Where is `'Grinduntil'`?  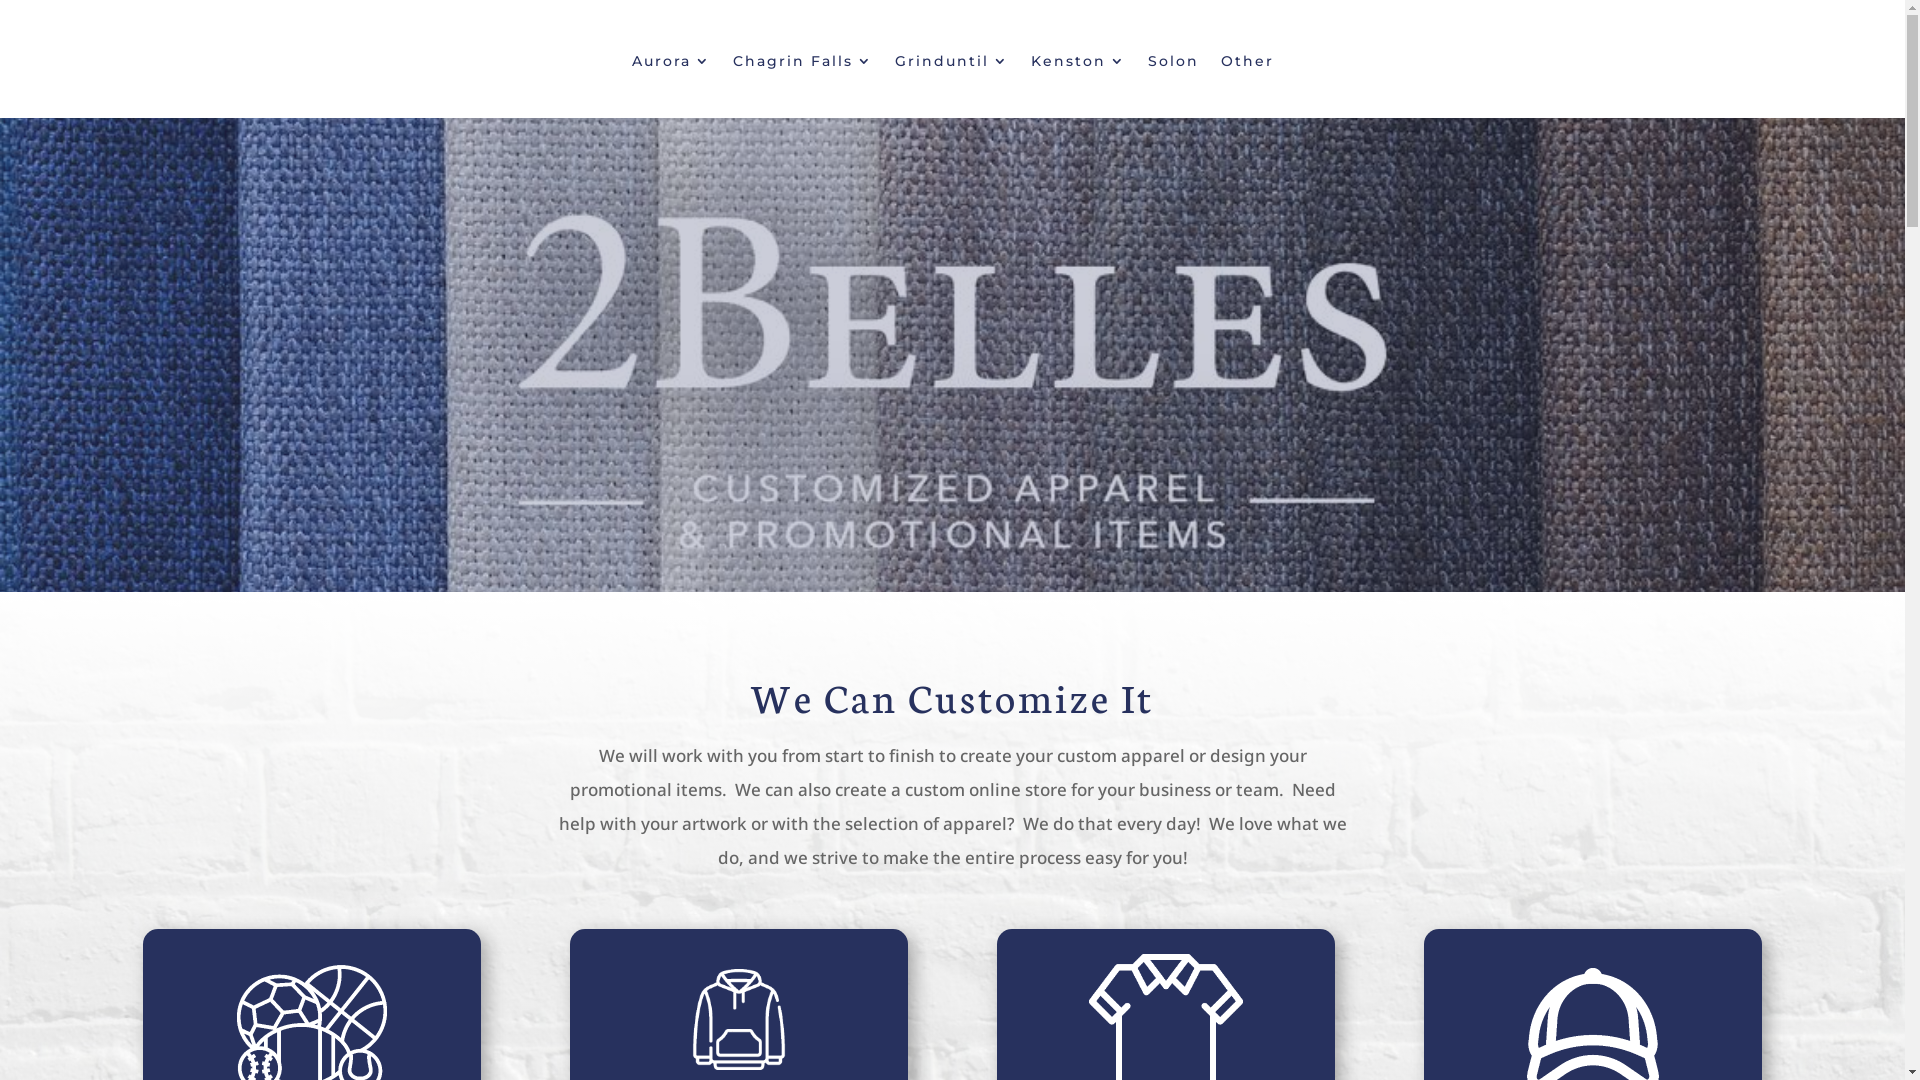
'Grinduntil' is located at coordinates (949, 64).